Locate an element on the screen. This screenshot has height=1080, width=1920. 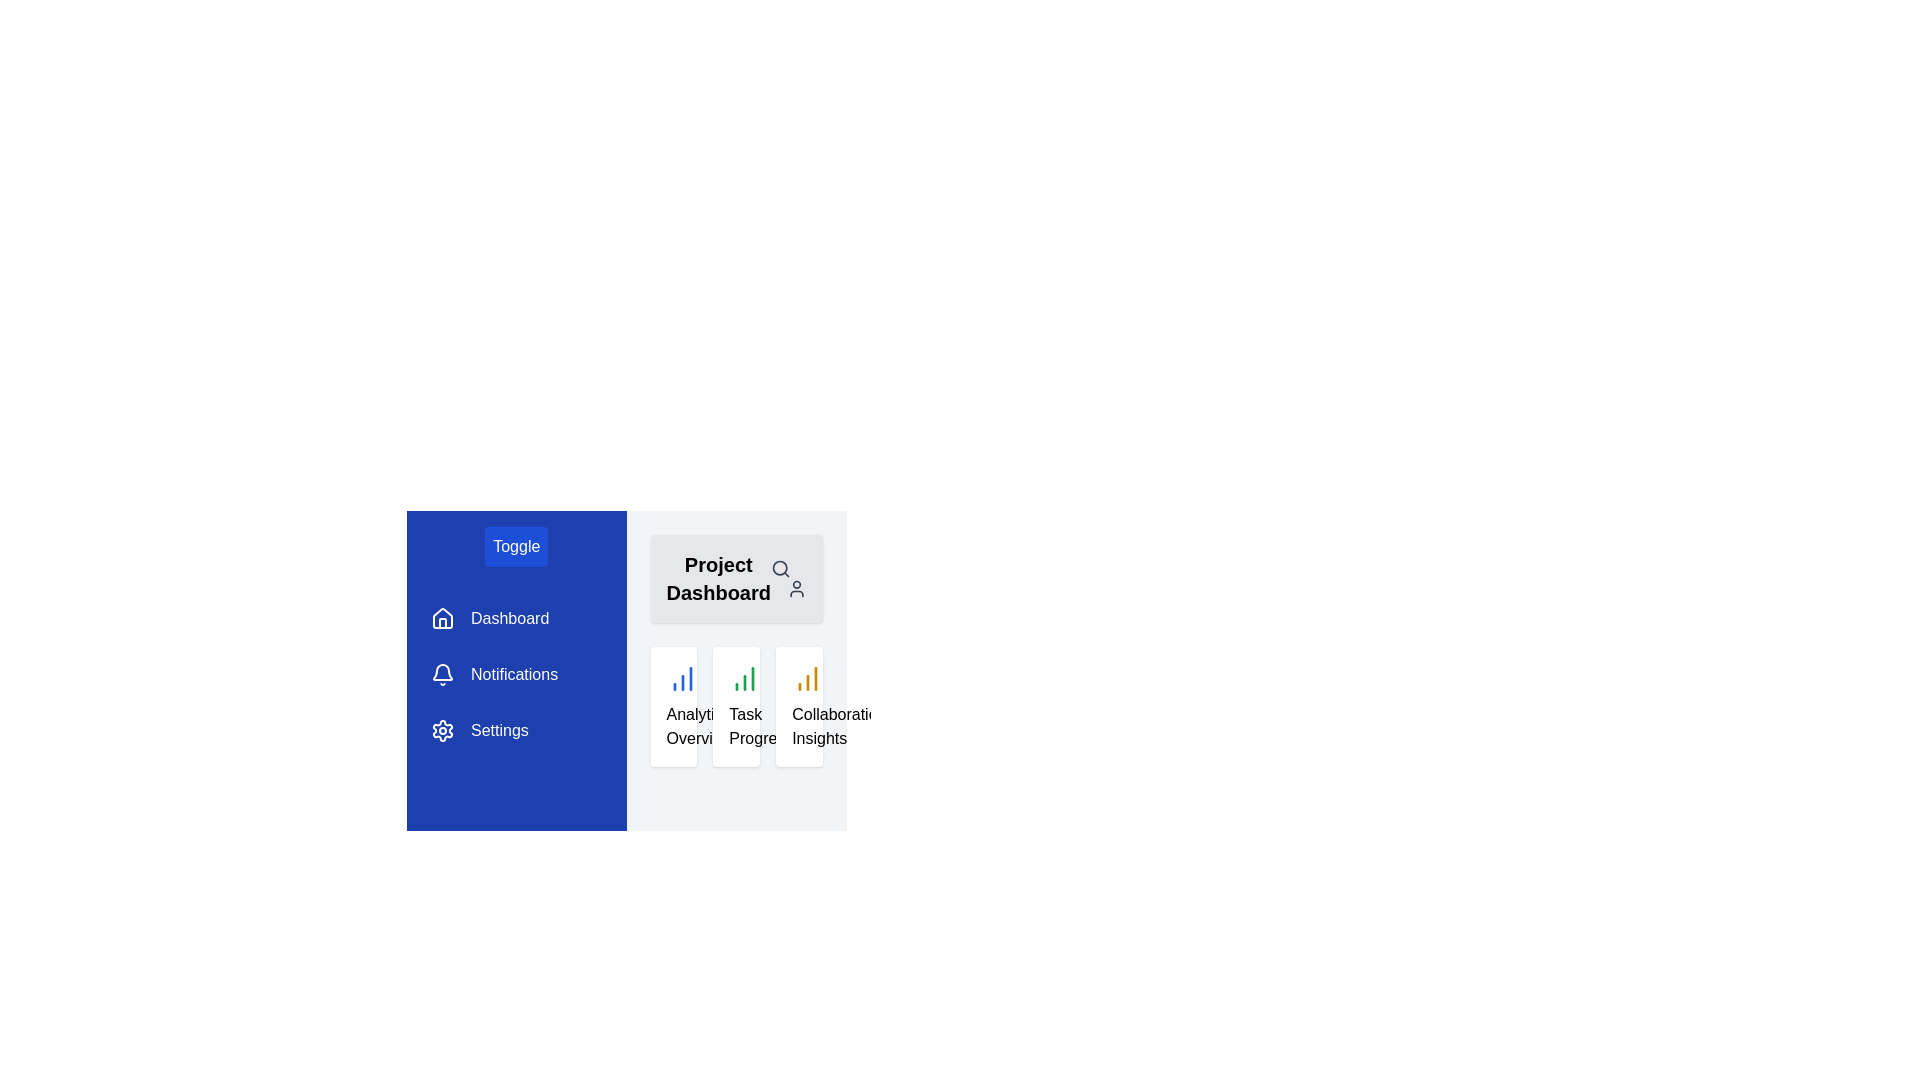
the toggle button located at the top of the vertical navigation sidebar is located at coordinates (516, 547).